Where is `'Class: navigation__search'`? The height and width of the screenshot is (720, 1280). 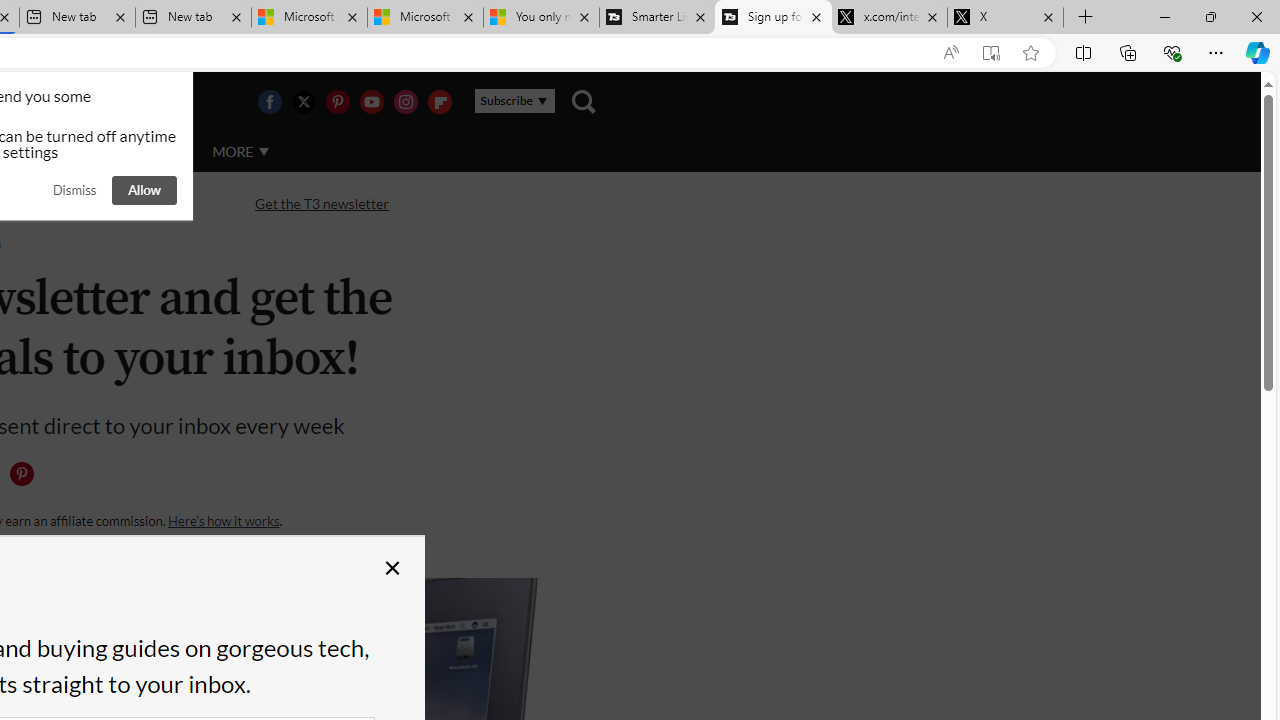
'Class: navigation__search' is located at coordinates (582, 101).